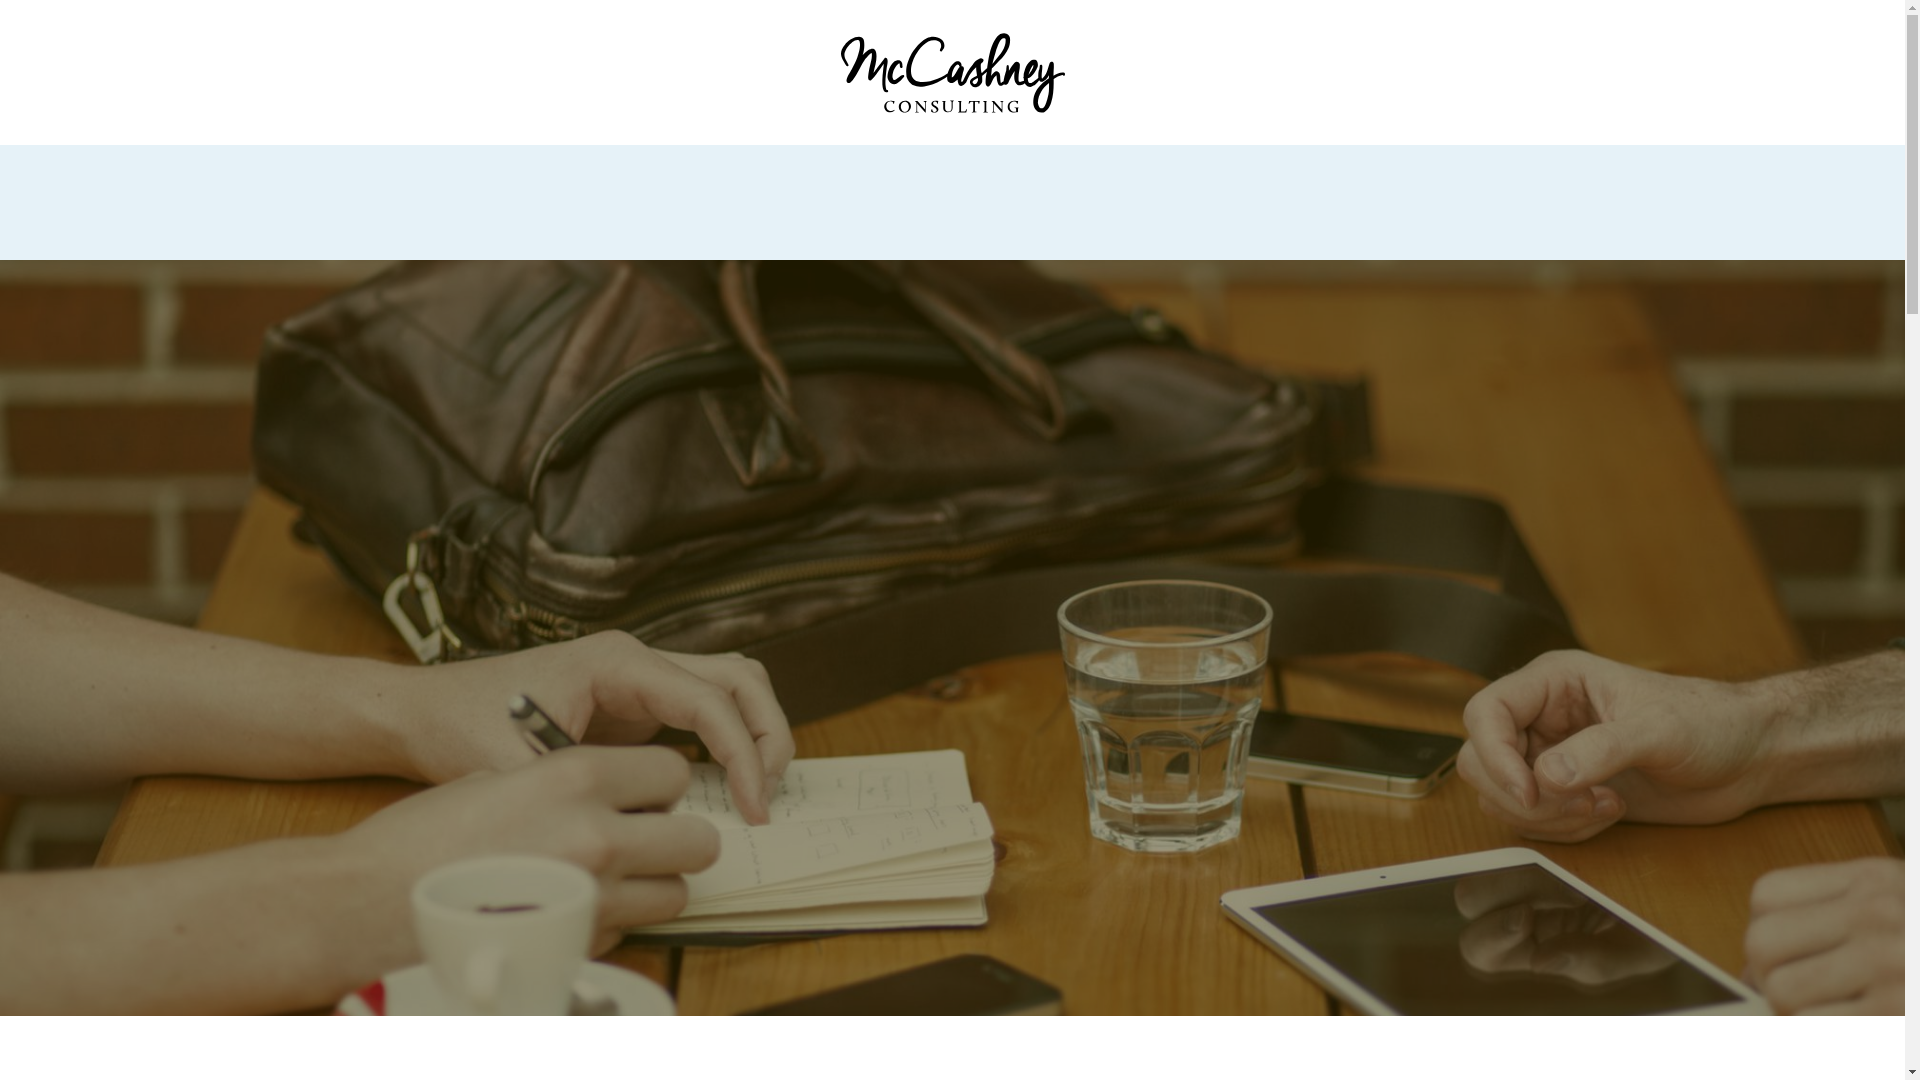 This screenshot has width=1920, height=1080. Describe the element at coordinates (950, 71) in the screenshot. I see `'McCashney Consulting'` at that location.